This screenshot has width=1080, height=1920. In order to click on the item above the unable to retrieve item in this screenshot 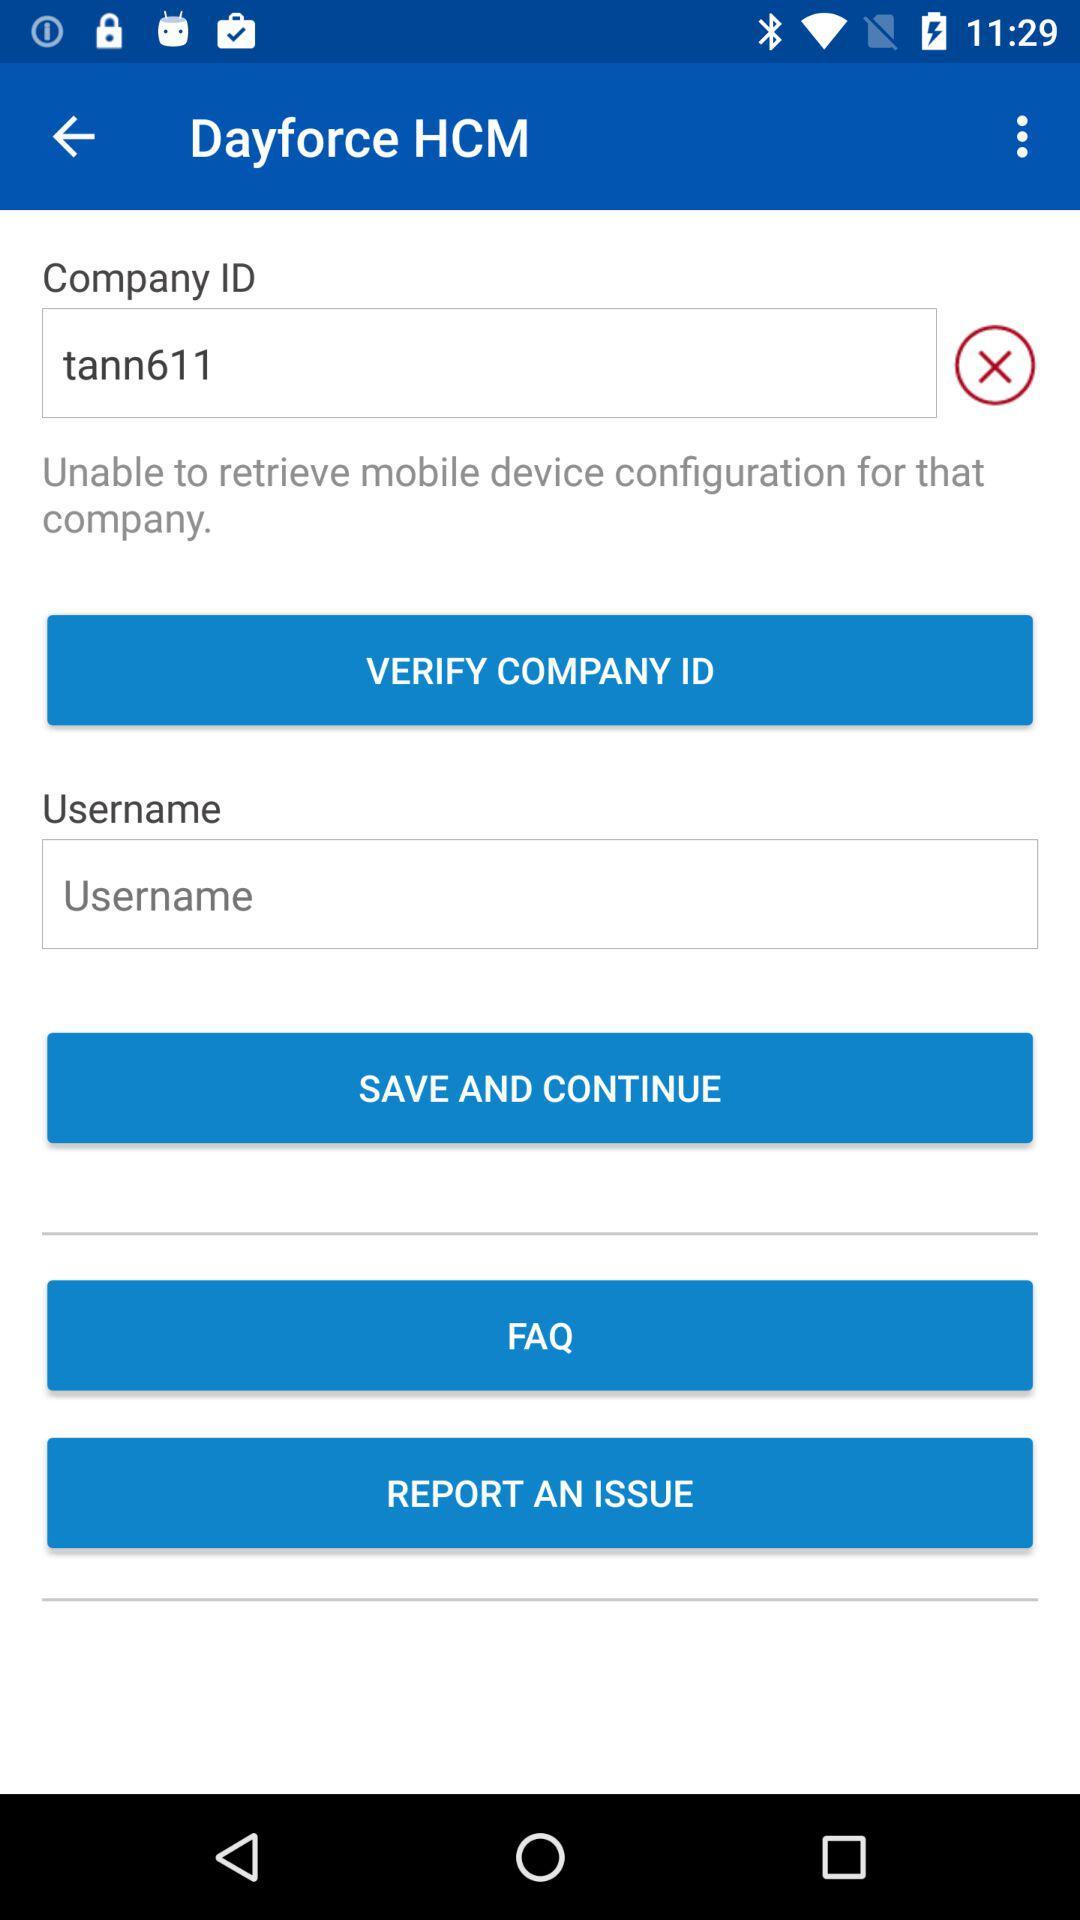, I will do `click(489, 363)`.